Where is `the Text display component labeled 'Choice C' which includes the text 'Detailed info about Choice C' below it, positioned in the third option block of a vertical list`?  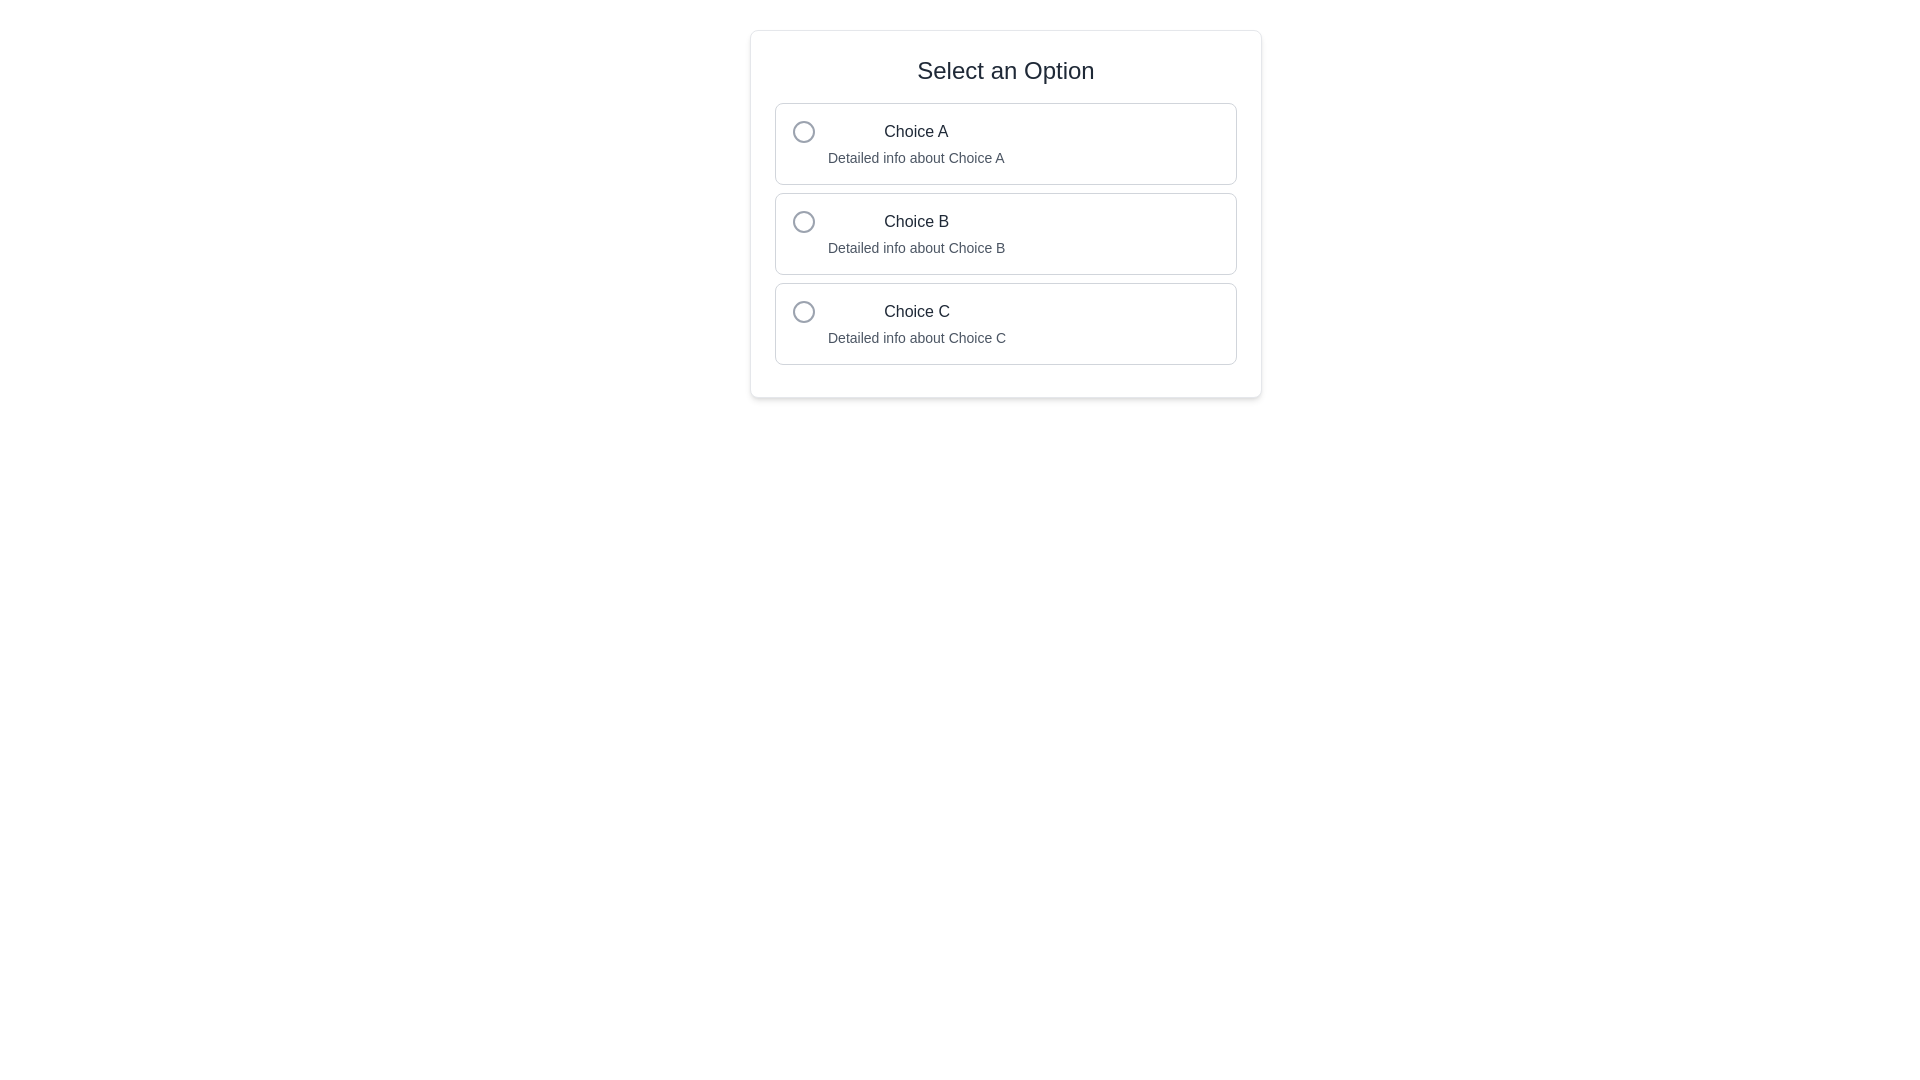
the Text display component labeled 'Choice C' which includes the text 'Detailed info about Choice C' below it, positioned in the third option block of a vertical list is located at coordinates (916, 323).